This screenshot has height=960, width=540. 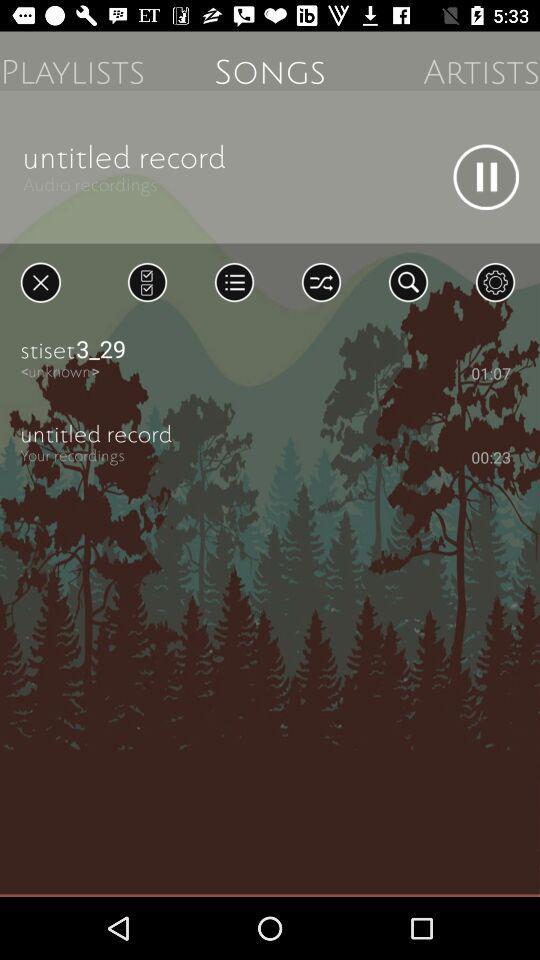 What do you see at coordinates (407, 281) in the screenshot?
I see `search button` at bounding box center [407, 281].